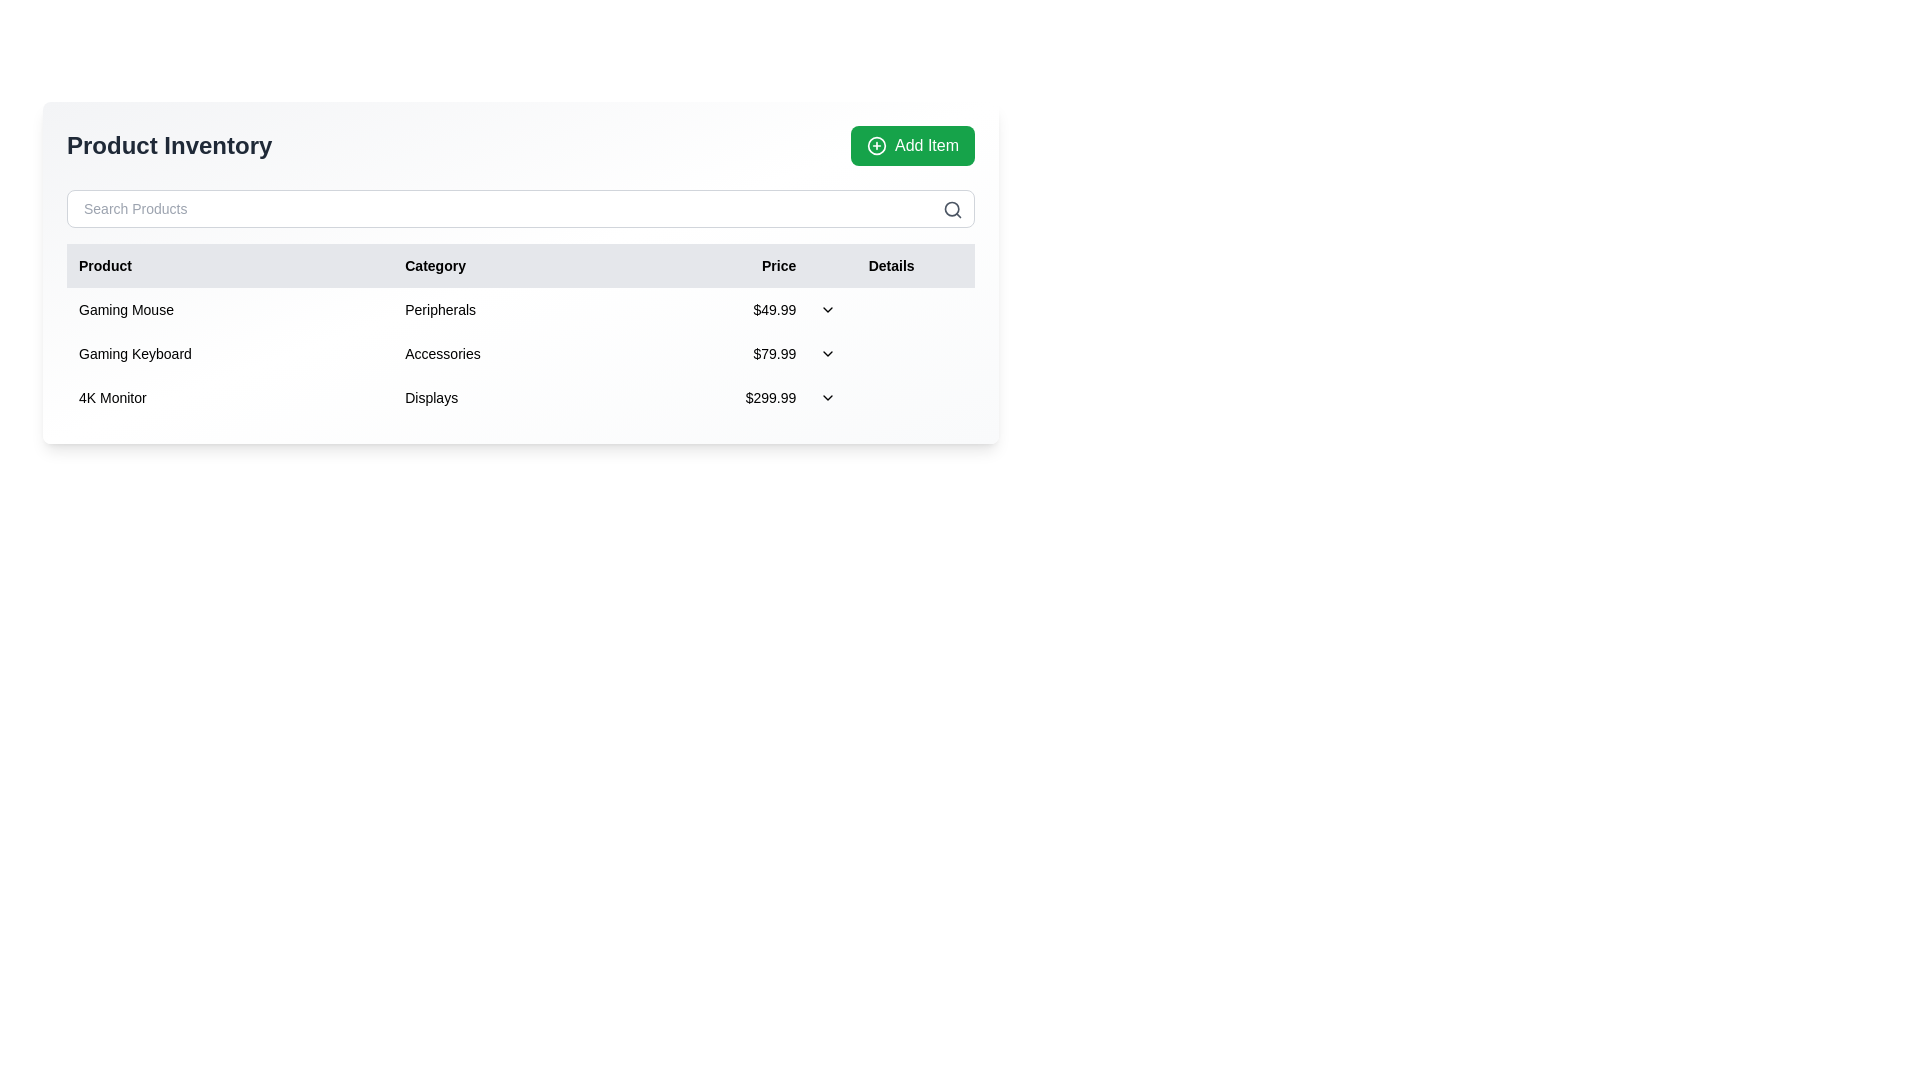  I want to click on the second row of the table displaying product details for 'Gaming Keyboard', which is categorized as 'Accessories' and priced at '$79.99', so click(521, 353).